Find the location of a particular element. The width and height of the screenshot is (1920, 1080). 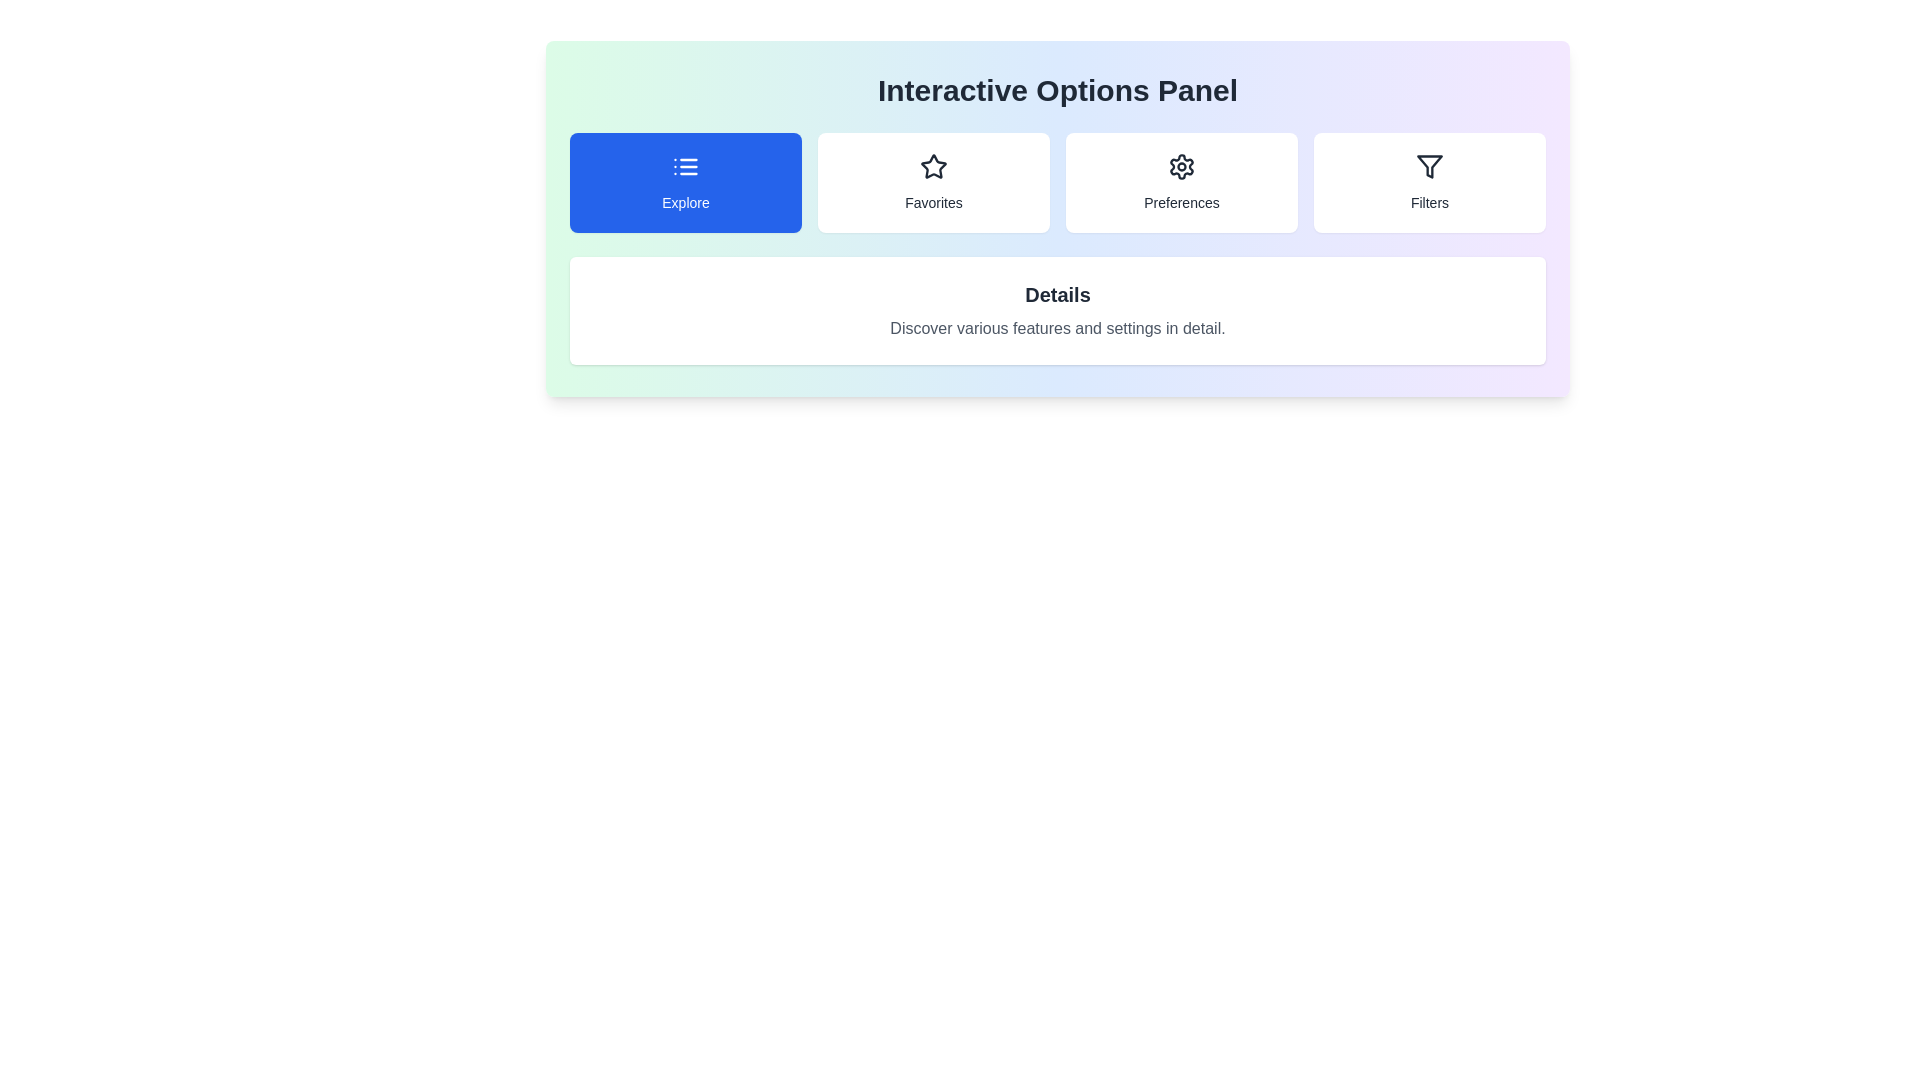

the 'Explore' button located at the top left corner of the button group is located at coordinates (686, 182).